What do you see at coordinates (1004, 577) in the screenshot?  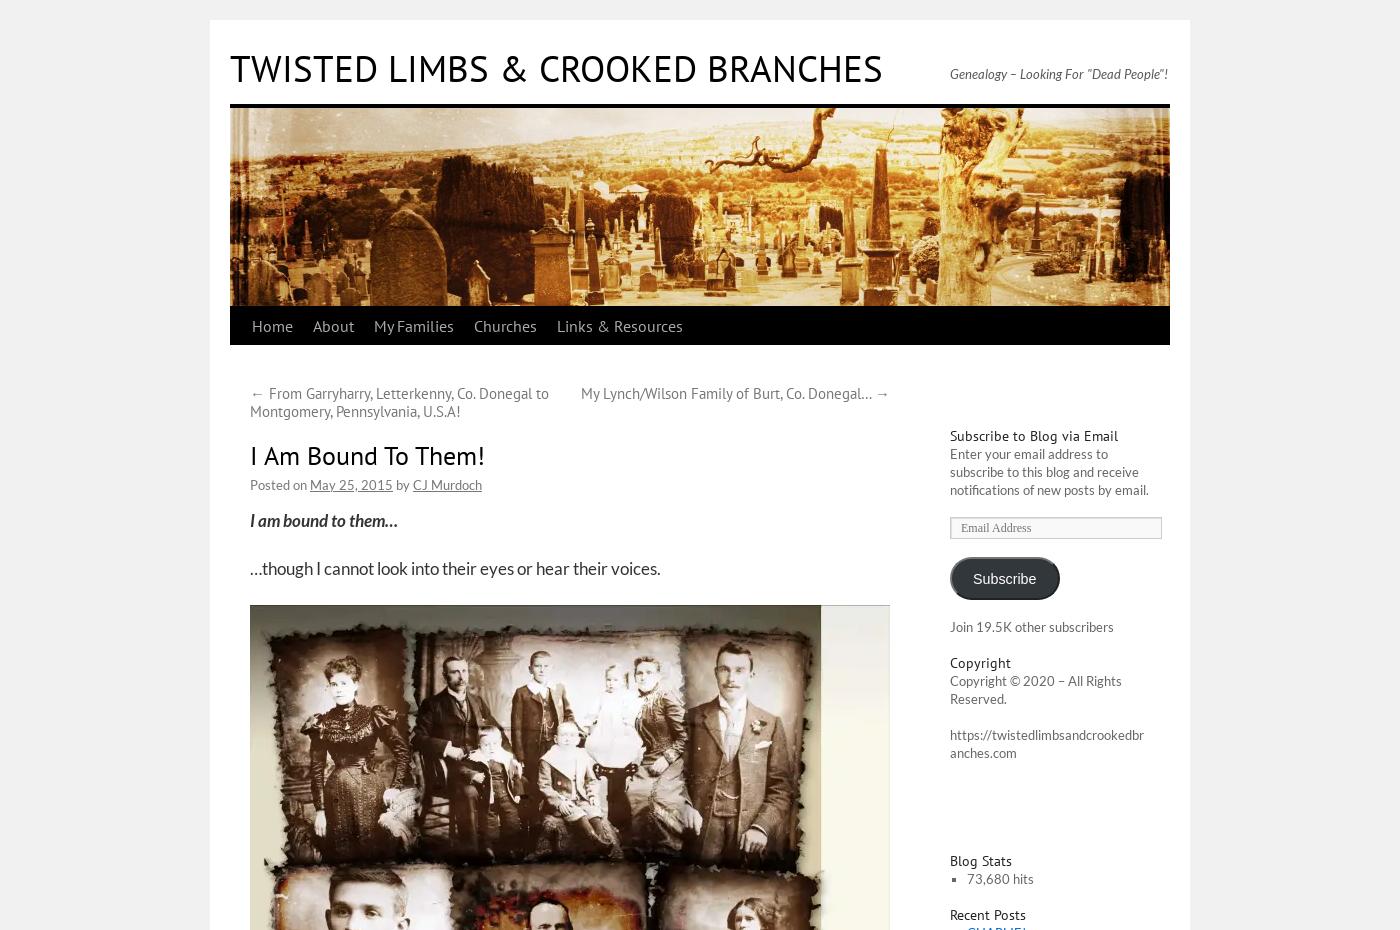 I see `'Subscribe'` at bounding box center [1004, 577].